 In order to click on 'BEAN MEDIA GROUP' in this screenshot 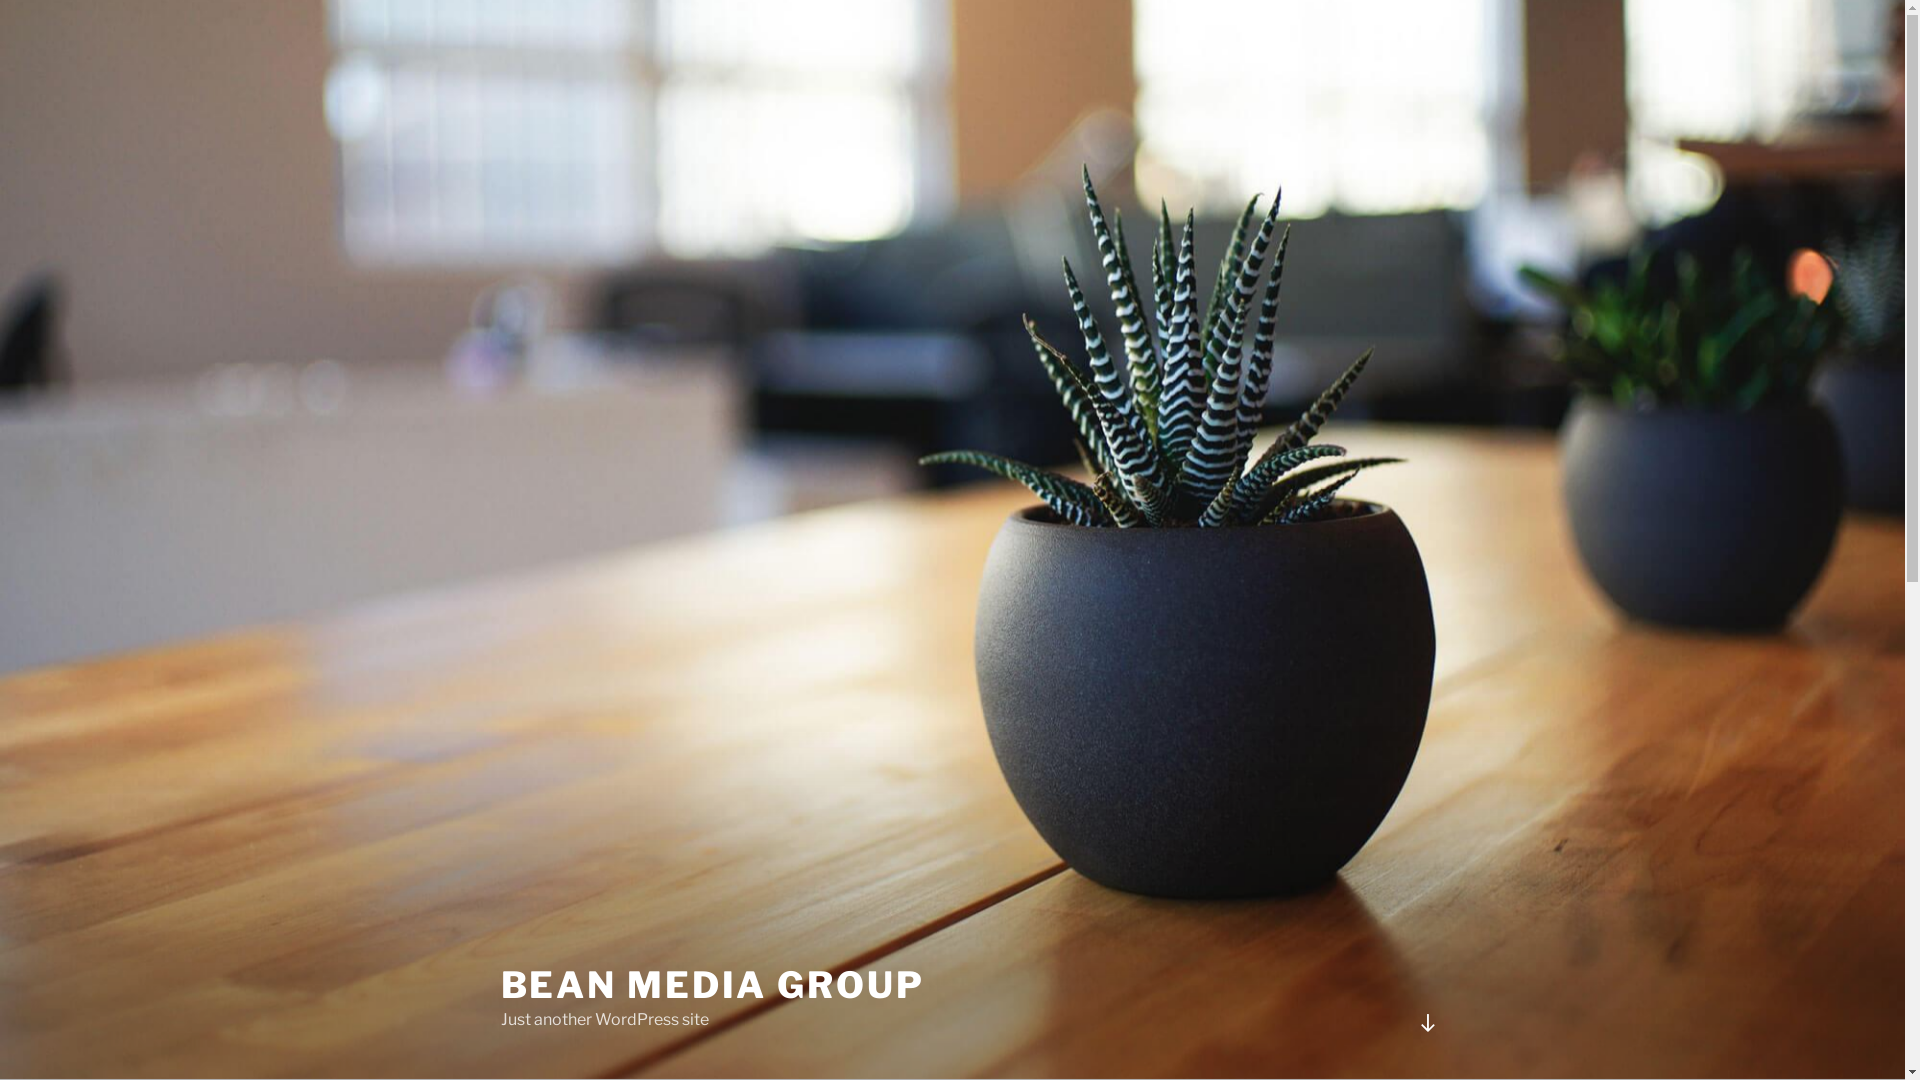, I will do `click(711, 983)`.